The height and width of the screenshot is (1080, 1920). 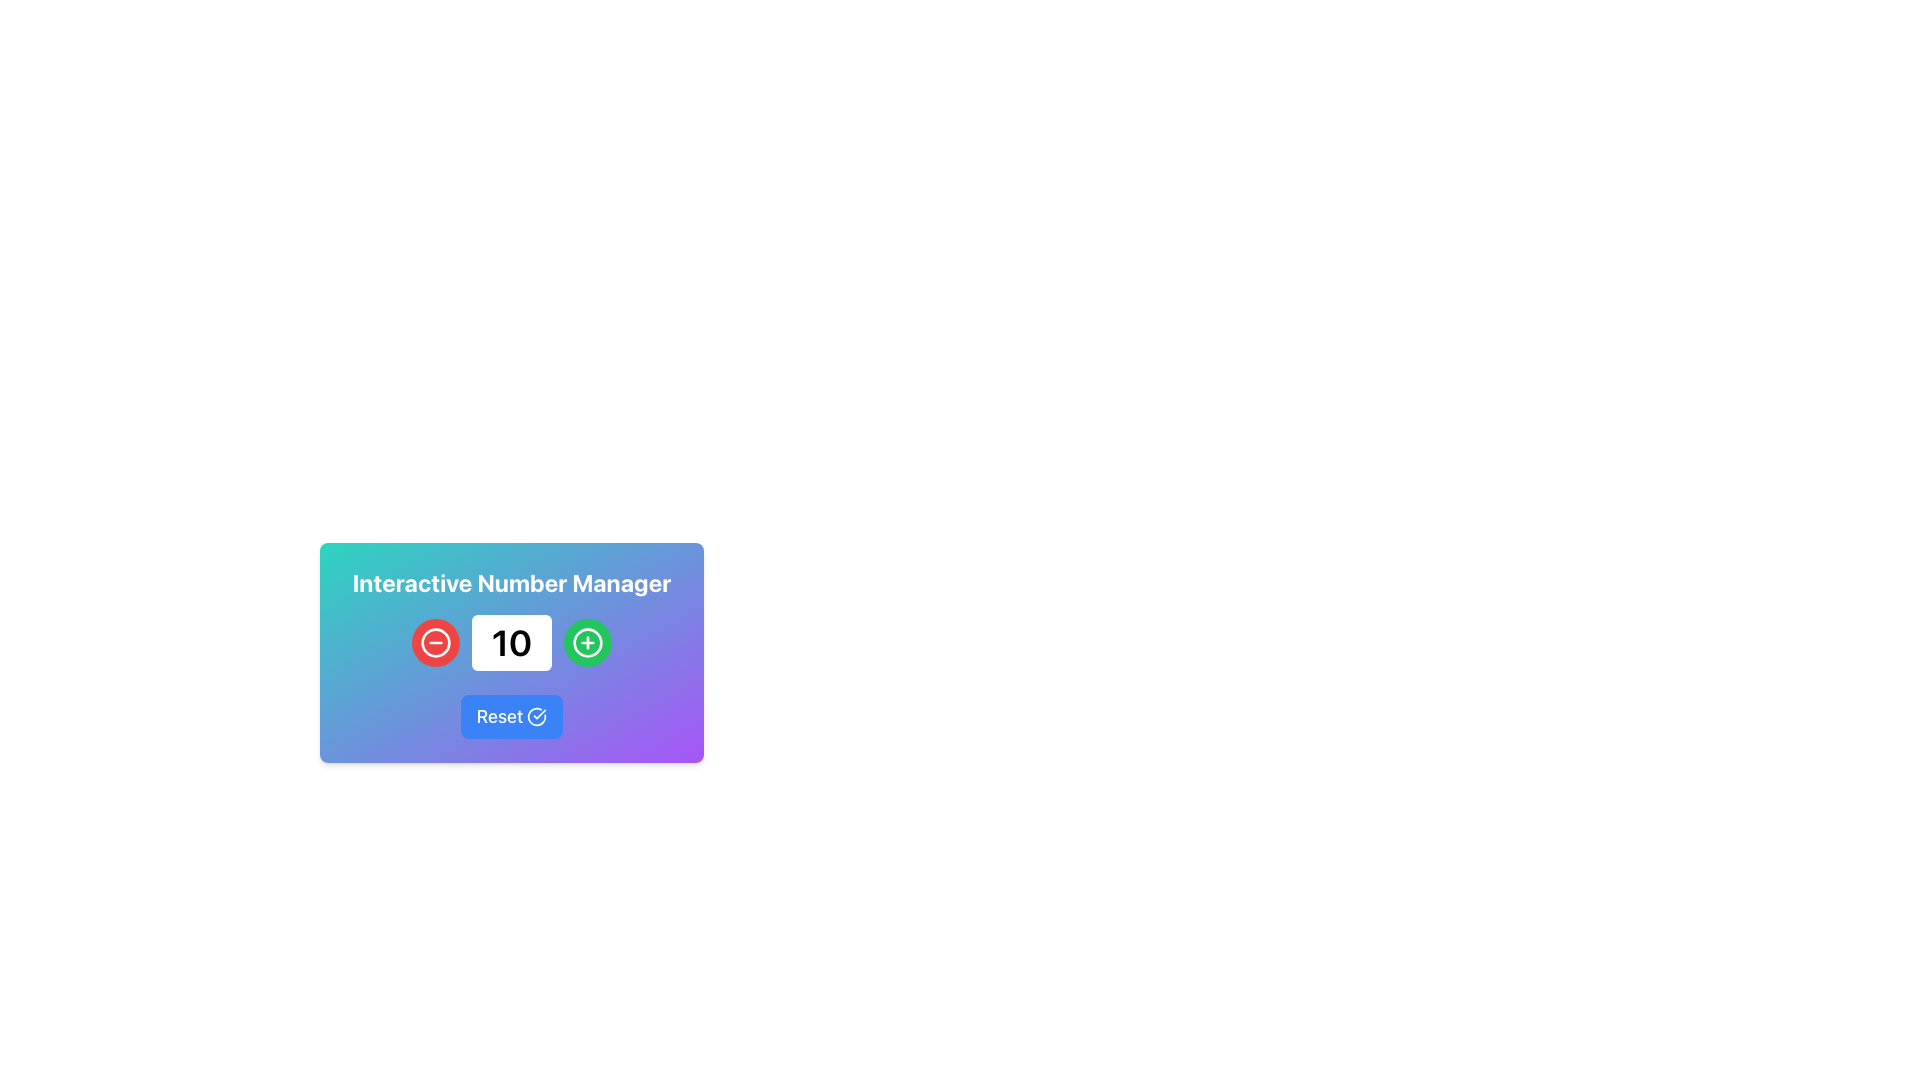 I want to click on the decorative icon located to the right of the 'Reset' text label on the blue button at the bottom center of the interface panel, so click(x=537, y=716).